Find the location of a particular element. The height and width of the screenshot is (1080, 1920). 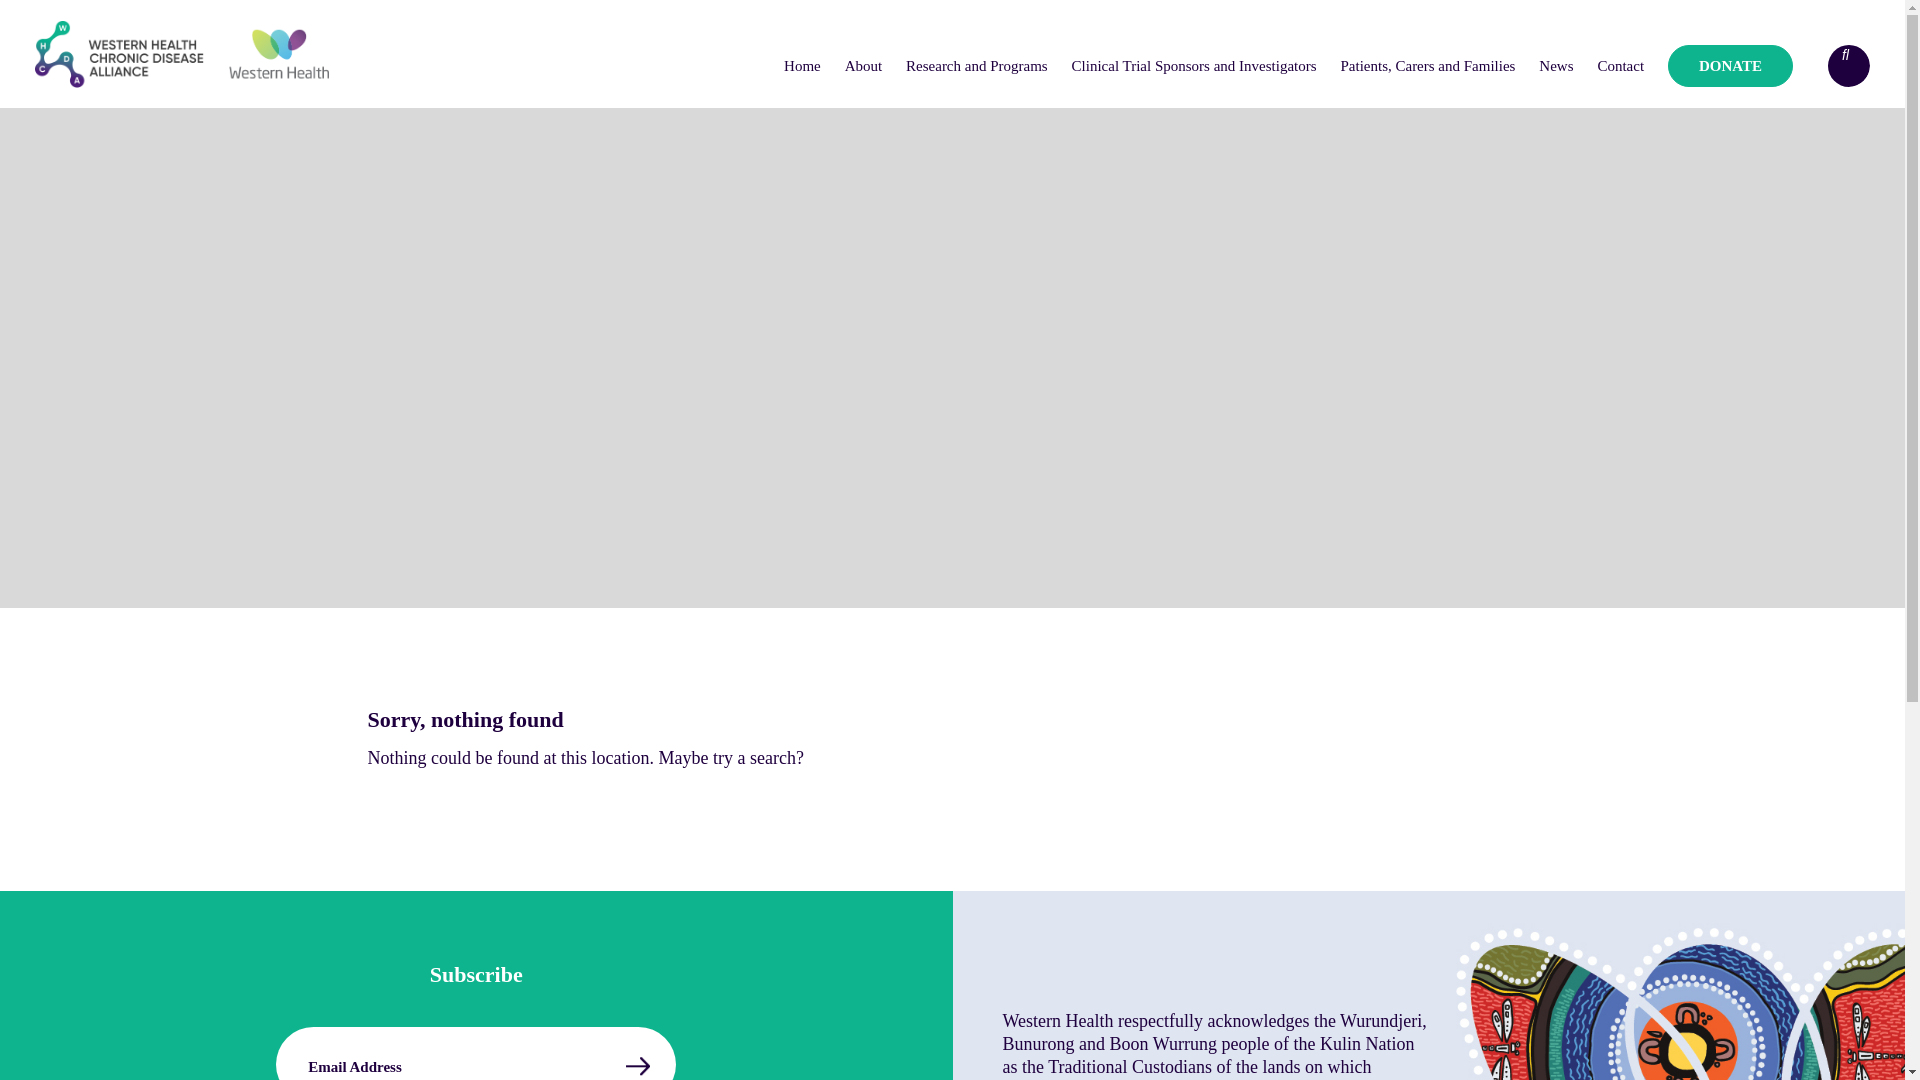

'Contact' is located at coordinates (1586, 64).